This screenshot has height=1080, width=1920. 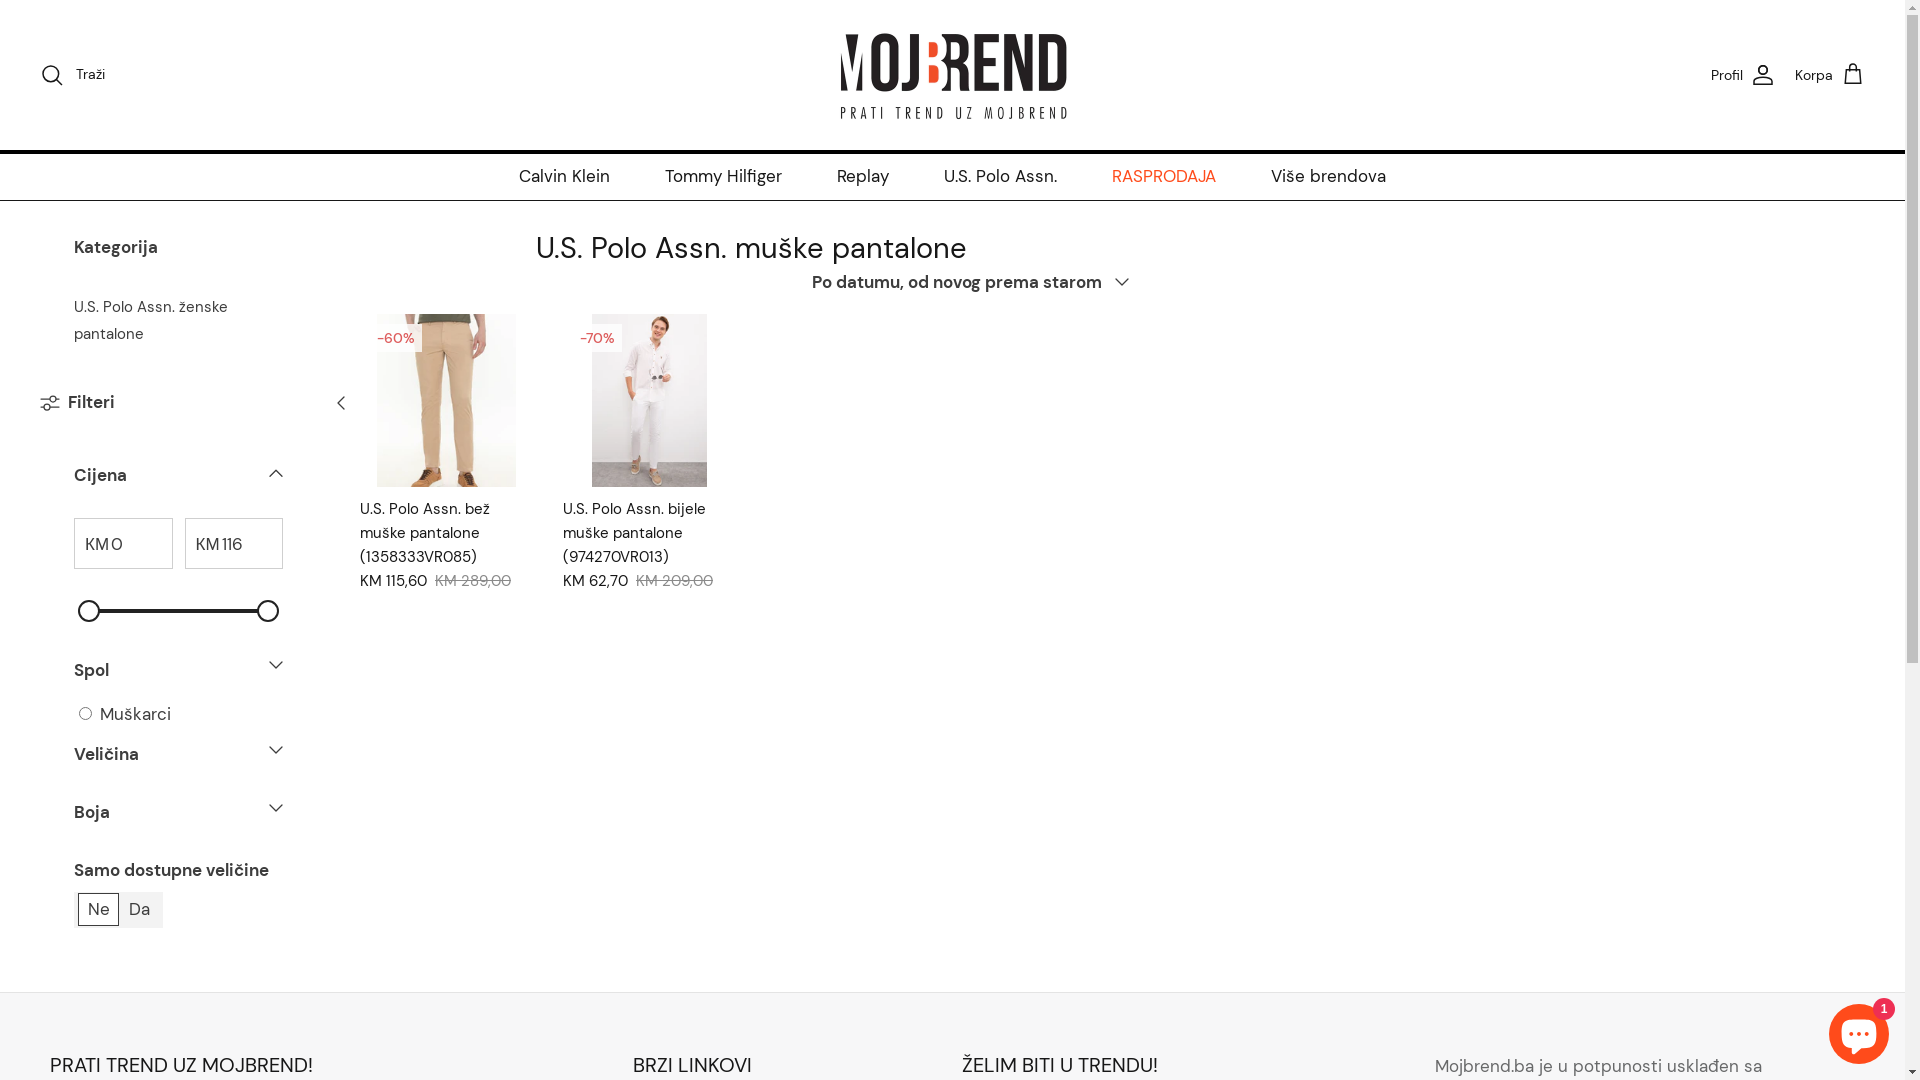 I want to click on 'Po datumu, od novog prema starom', so click(x=977, y=281).